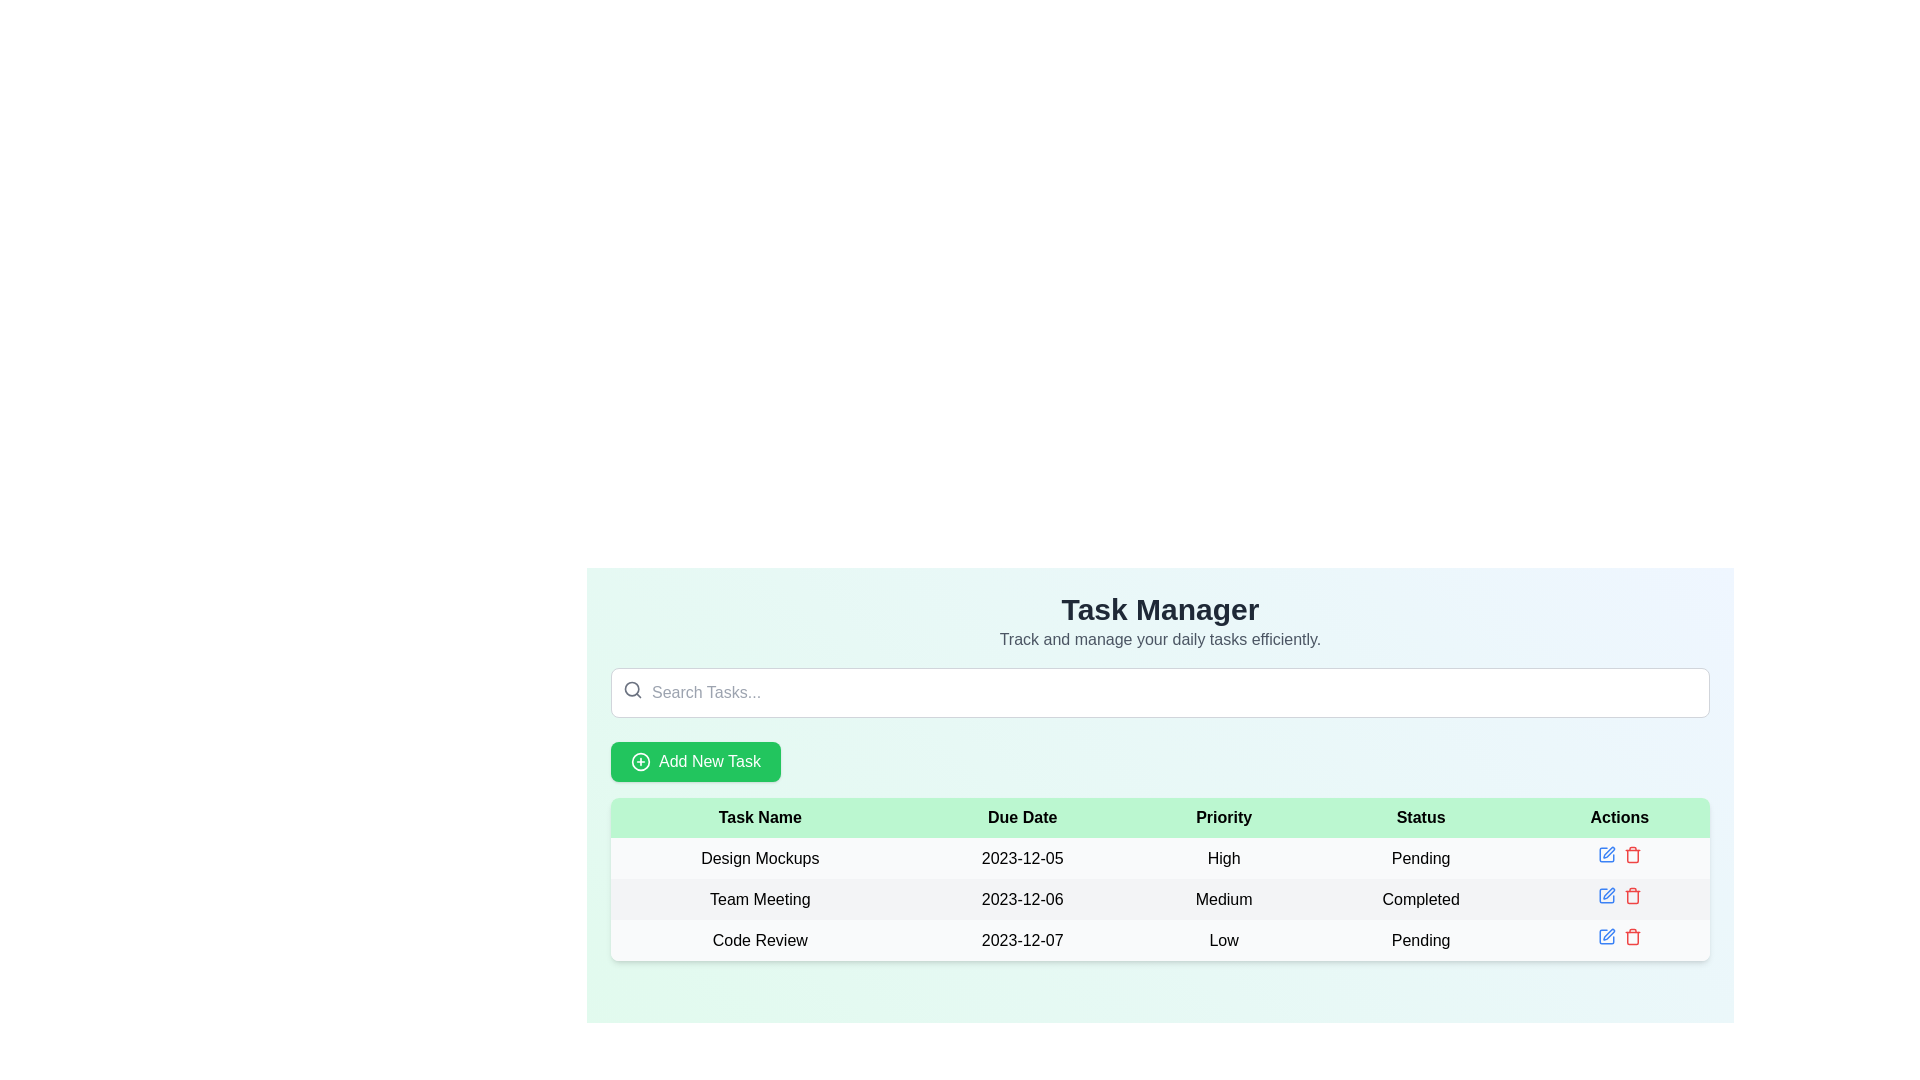  Describe the element at coordinates (1609, 852) in the screenshot. I see `the edit icon located in the 'Actions' column of the first row of the task table` at that location.